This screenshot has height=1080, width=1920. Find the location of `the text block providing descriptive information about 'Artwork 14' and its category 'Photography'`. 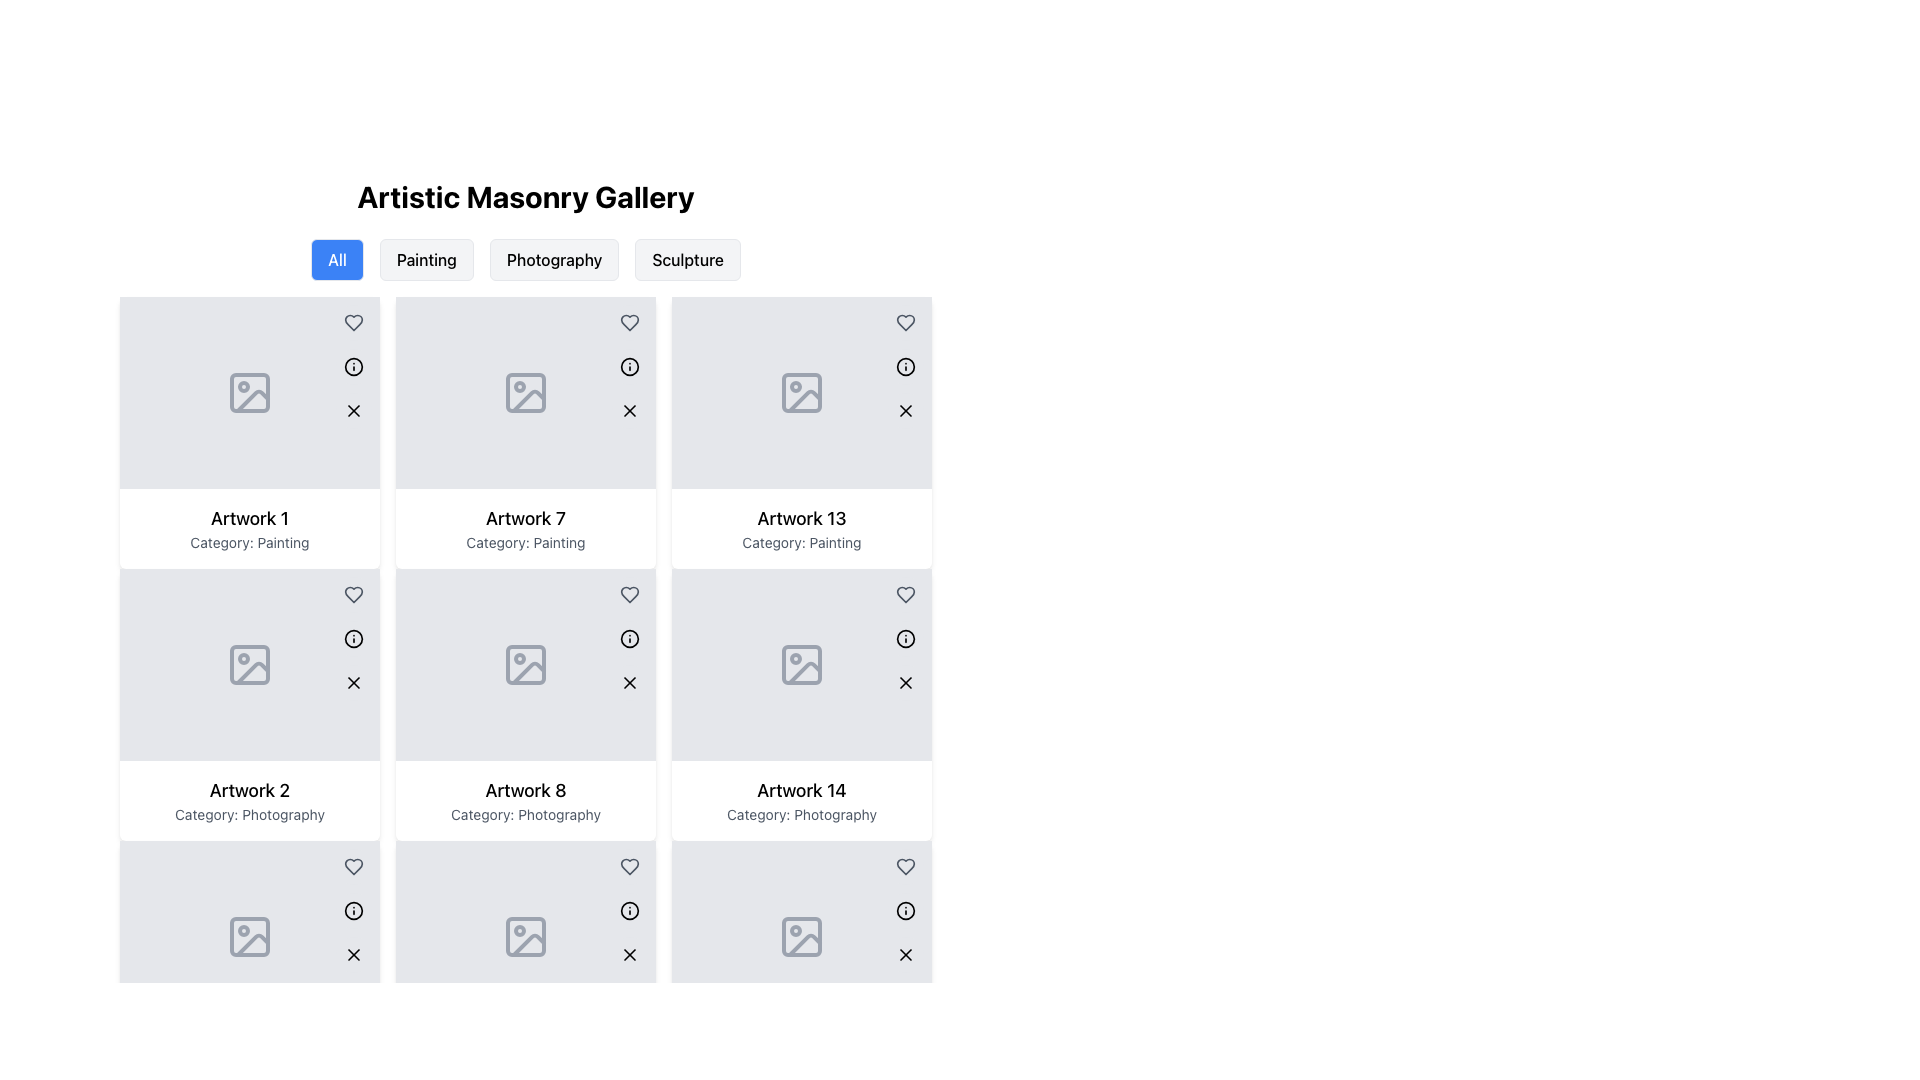

the text block providing descriptive information about 'Artwork 14' and its category 'Photography' is located at coordinates (801, 800).